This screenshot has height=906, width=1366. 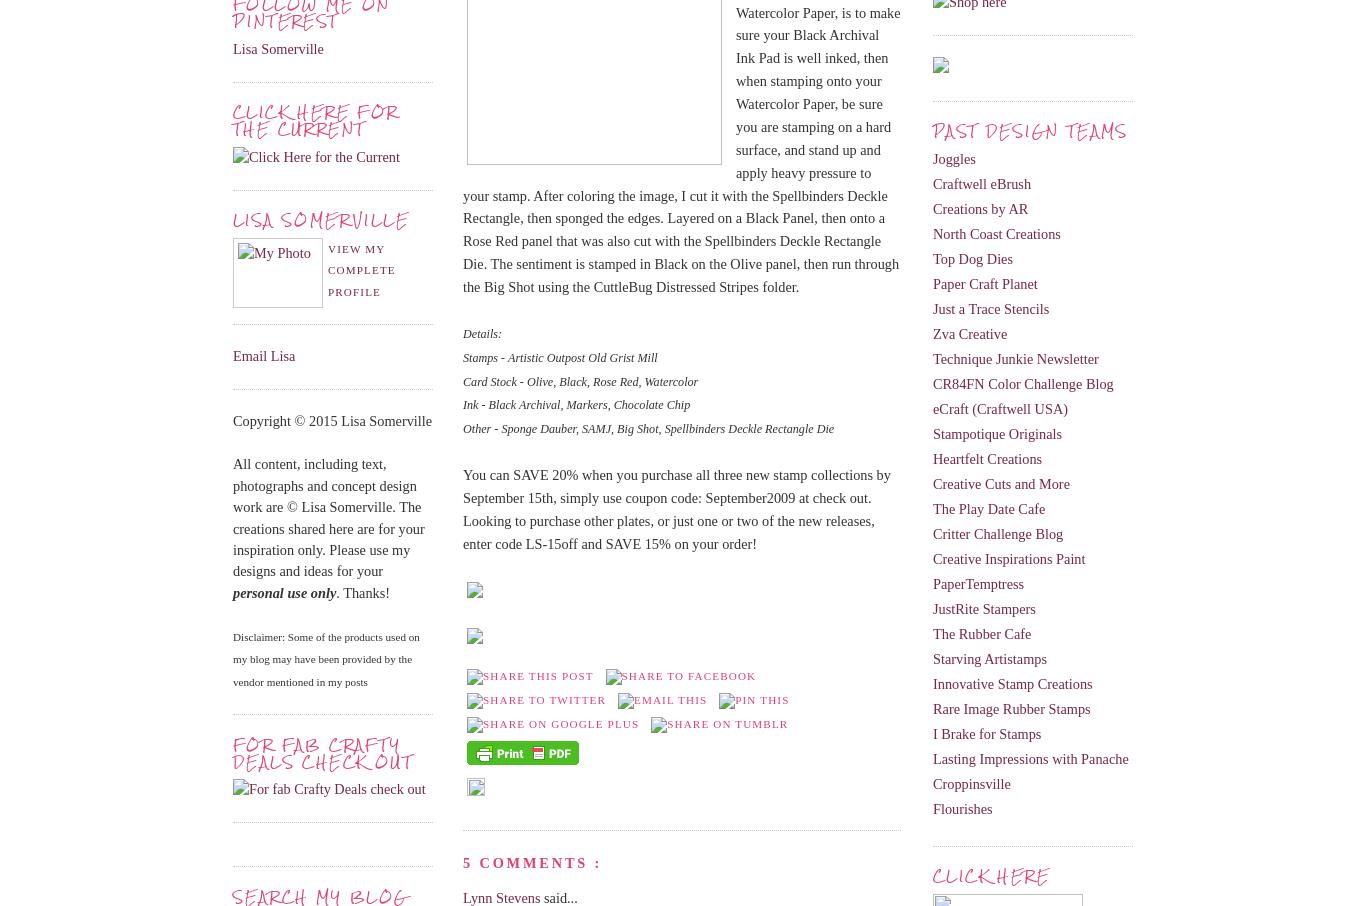 What do you see at coordinates (503, 898) in the screenshot?
I see `'Lynn Stevens'` at bounding box center [503, 898].